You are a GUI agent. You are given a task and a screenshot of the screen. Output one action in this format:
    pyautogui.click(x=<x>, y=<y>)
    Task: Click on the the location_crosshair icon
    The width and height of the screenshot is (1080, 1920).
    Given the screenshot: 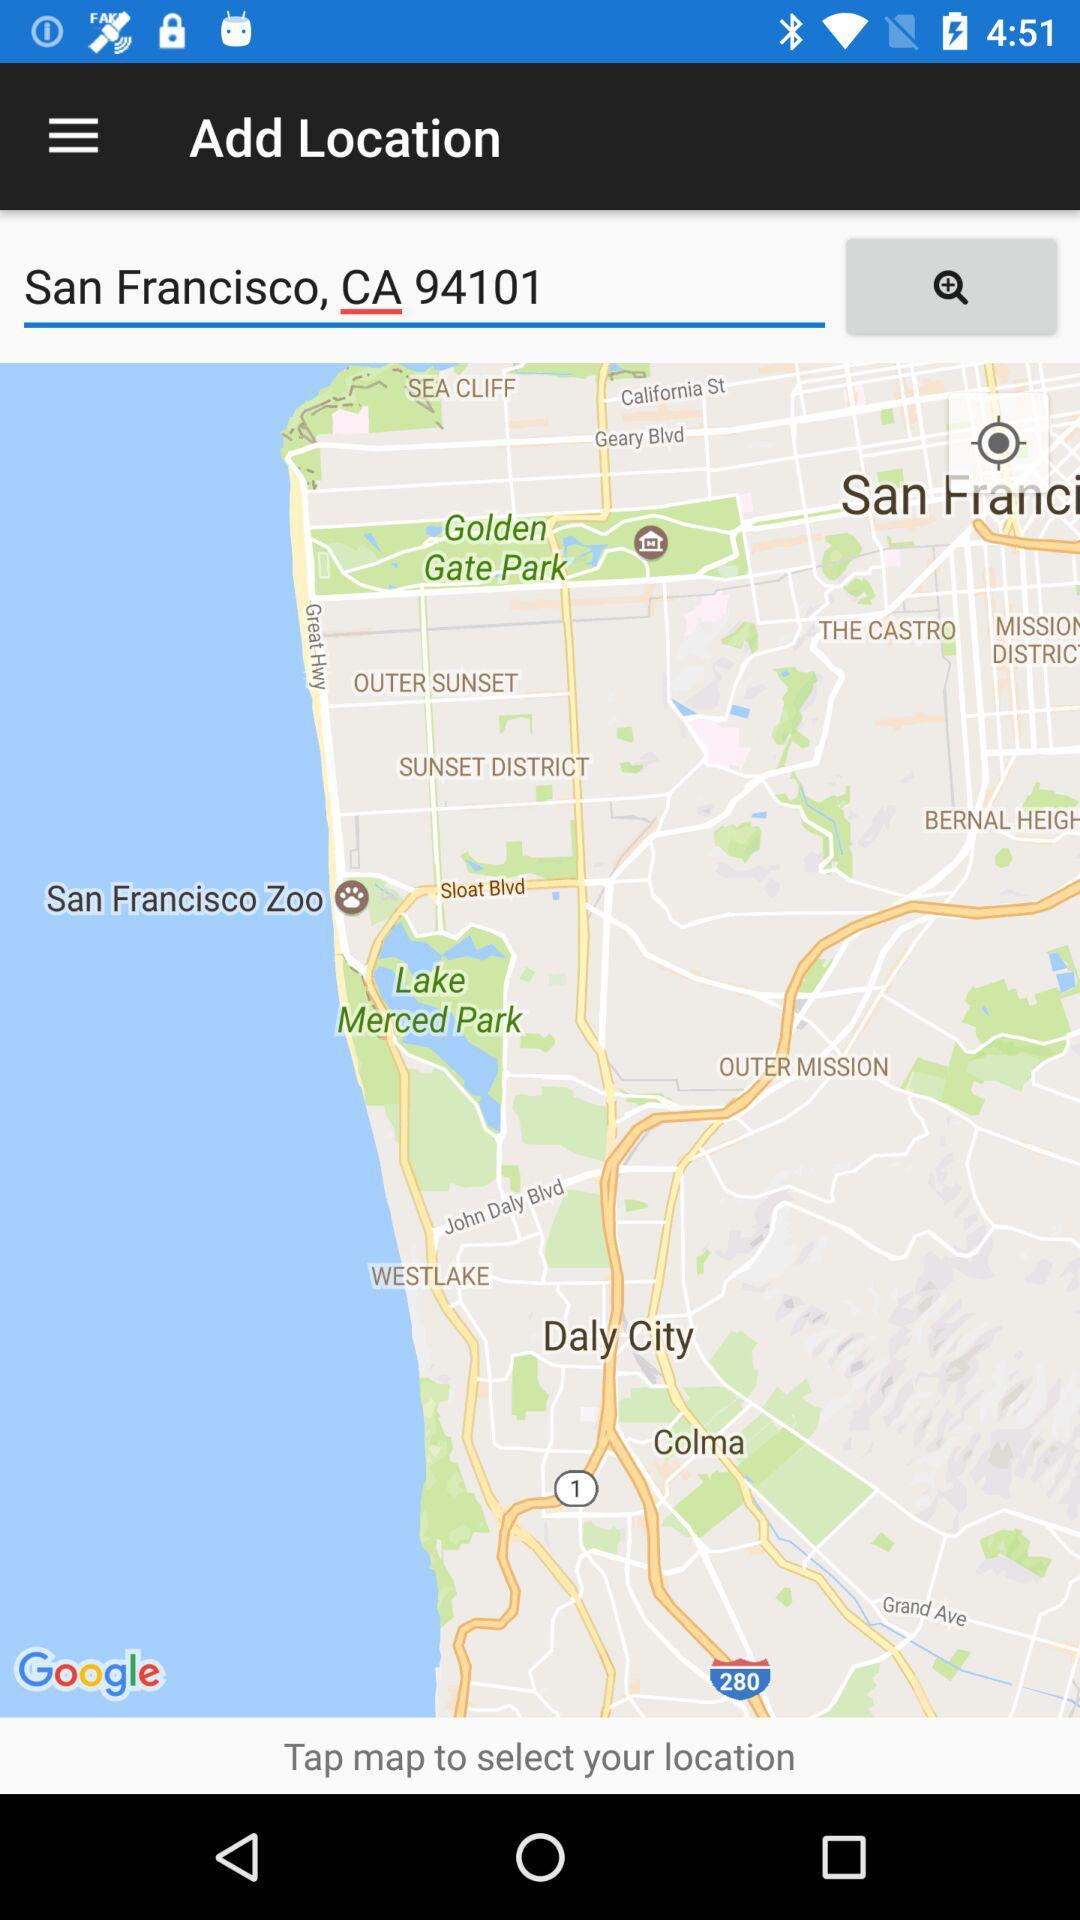 What is the action you would take?
    pyautogui.click(x=998, y=443)
    